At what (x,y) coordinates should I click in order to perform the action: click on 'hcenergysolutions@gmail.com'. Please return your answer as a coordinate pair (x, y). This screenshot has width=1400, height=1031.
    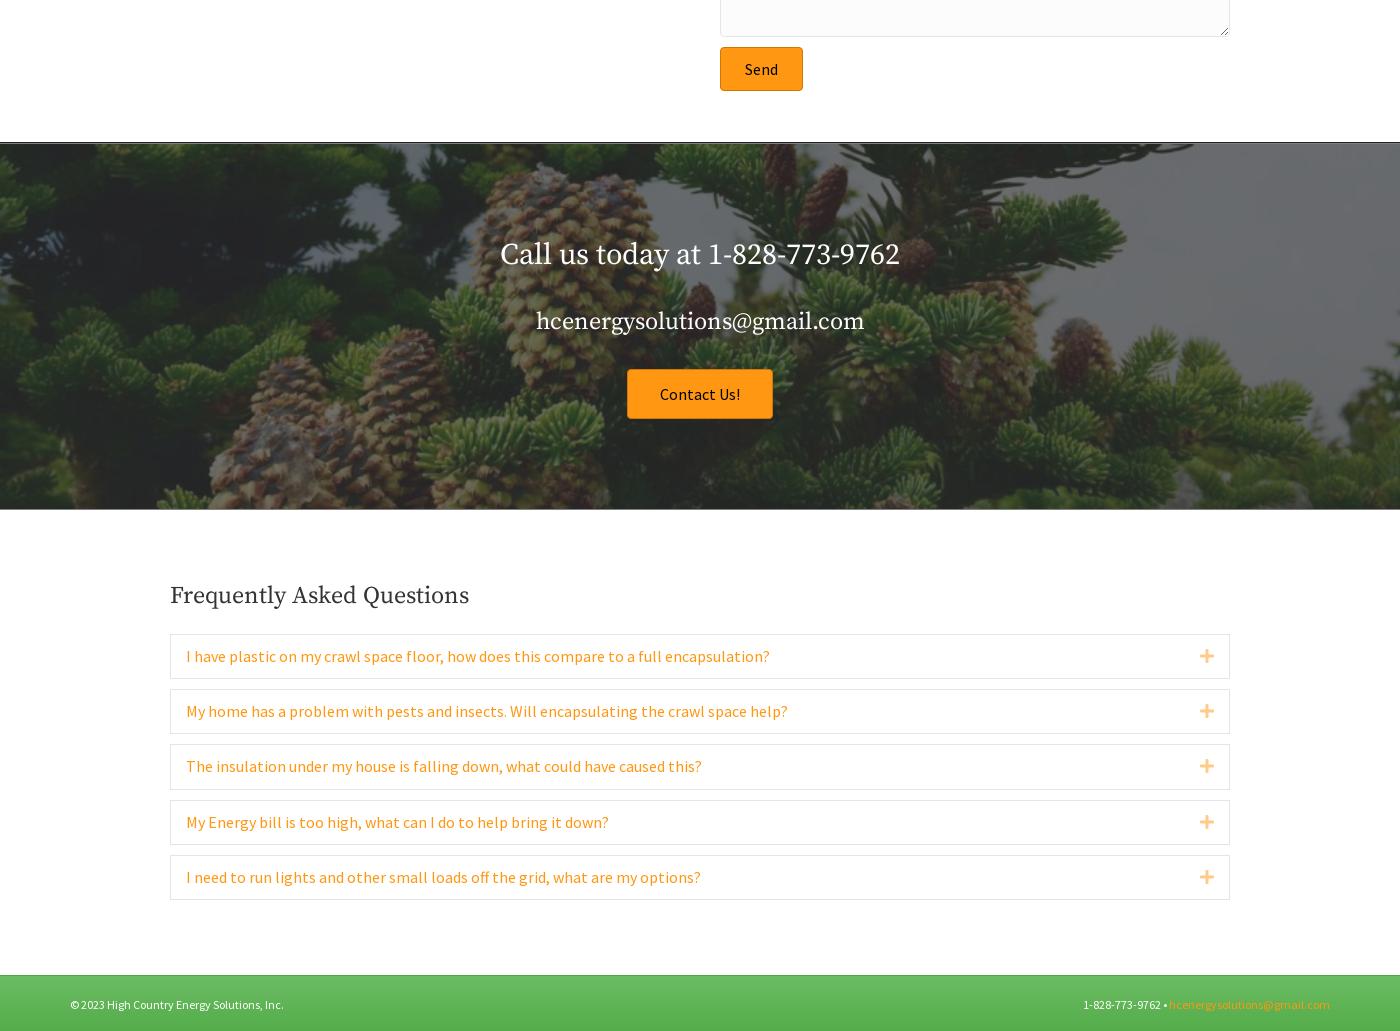
    Looking at the image, I should click on (534, 362).